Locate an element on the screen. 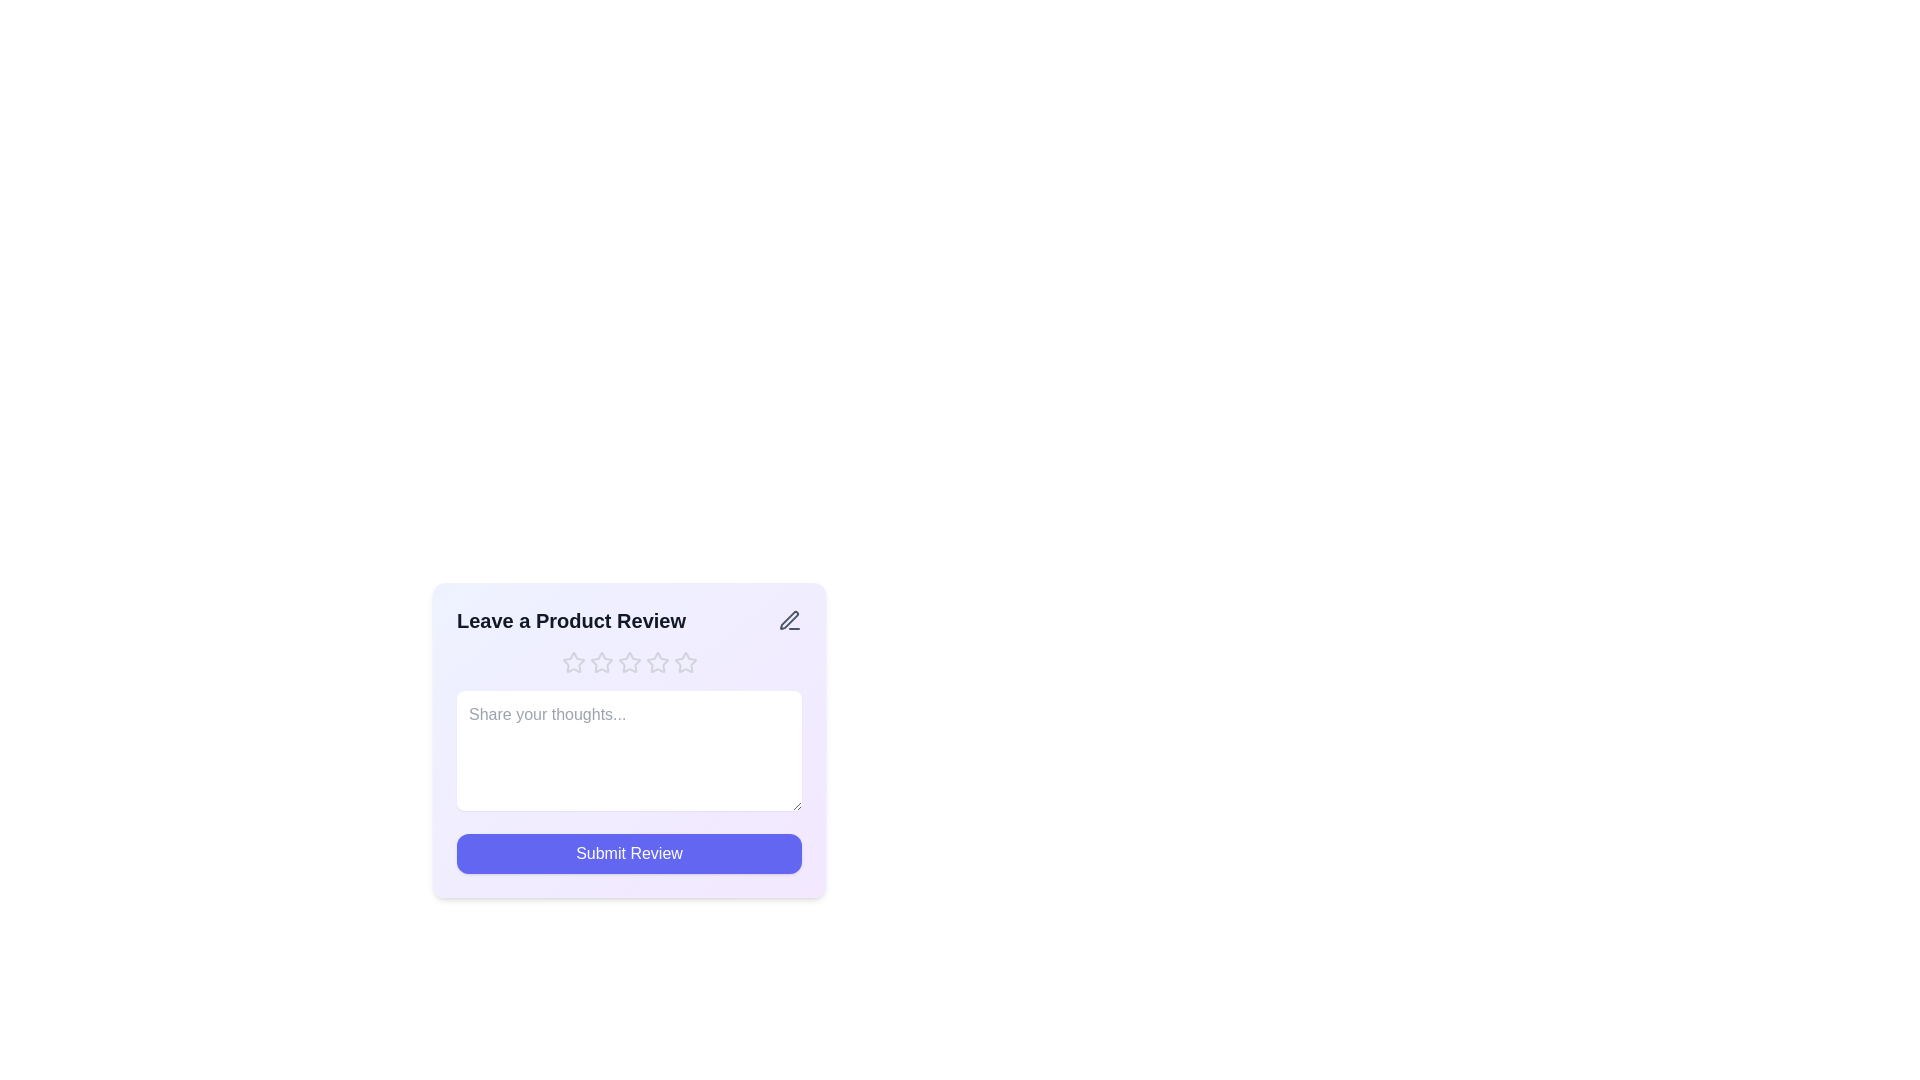 The width and height of the screenshot is (1920, 1080). the star corresponding to the rating 1 to set the rating is located at coordinates (572, 663).